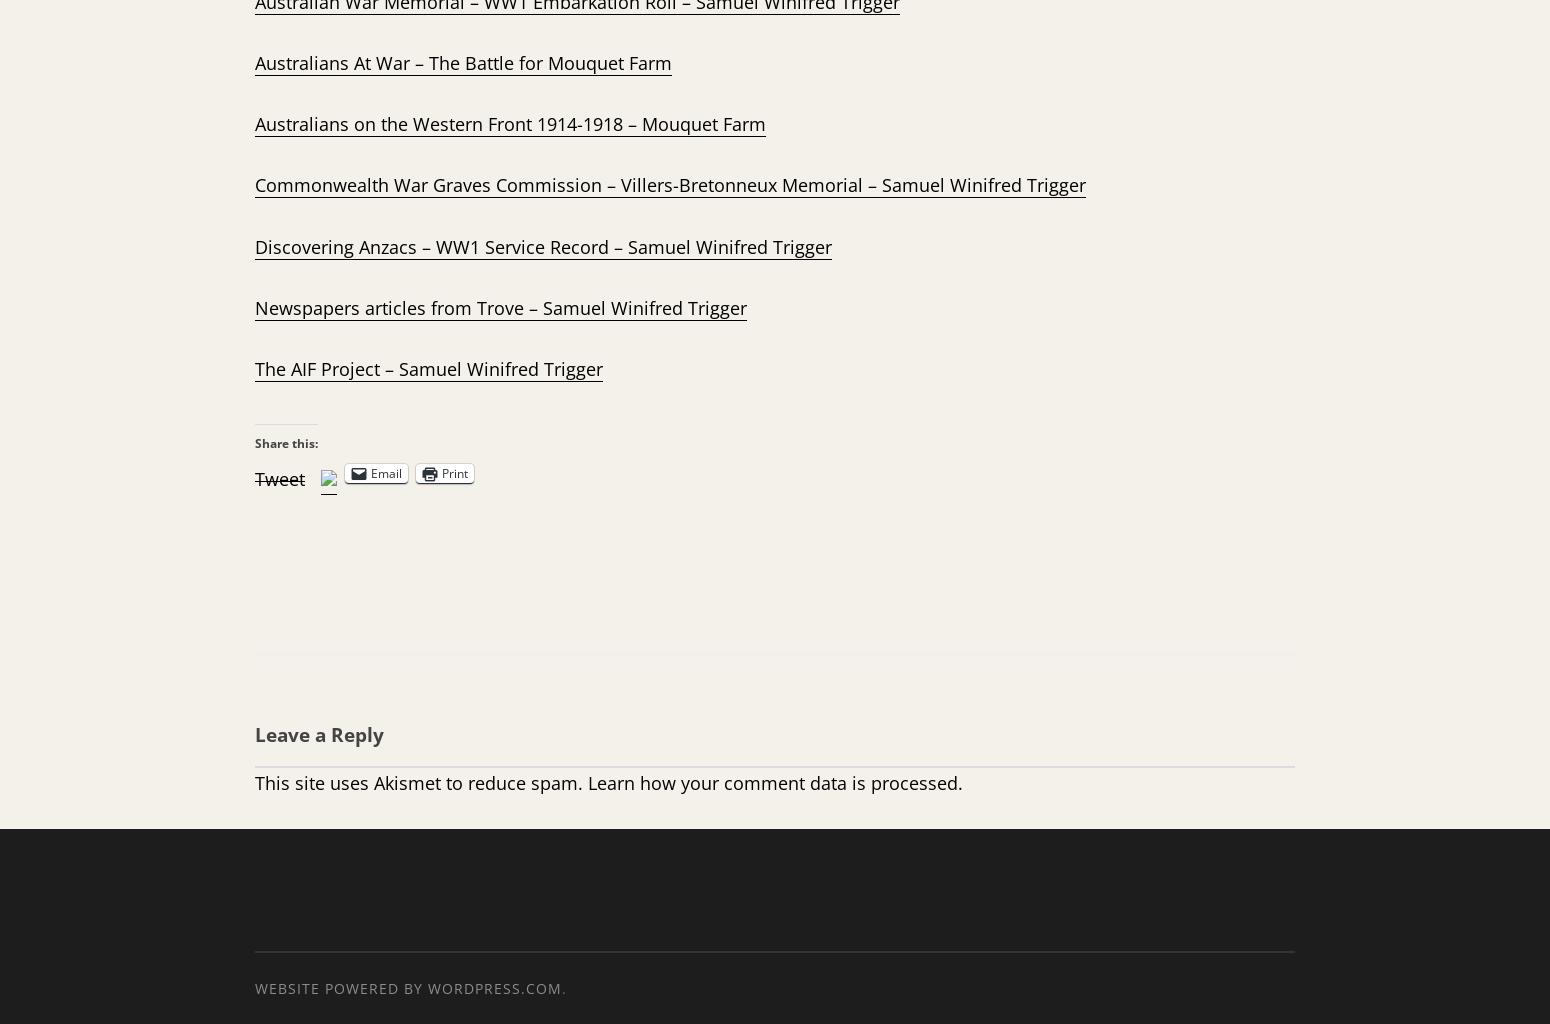  What do you see at coordinates (318, 733) in the screenshot?
I see `'Leave a Reply'` at bounding box center [318, 733].